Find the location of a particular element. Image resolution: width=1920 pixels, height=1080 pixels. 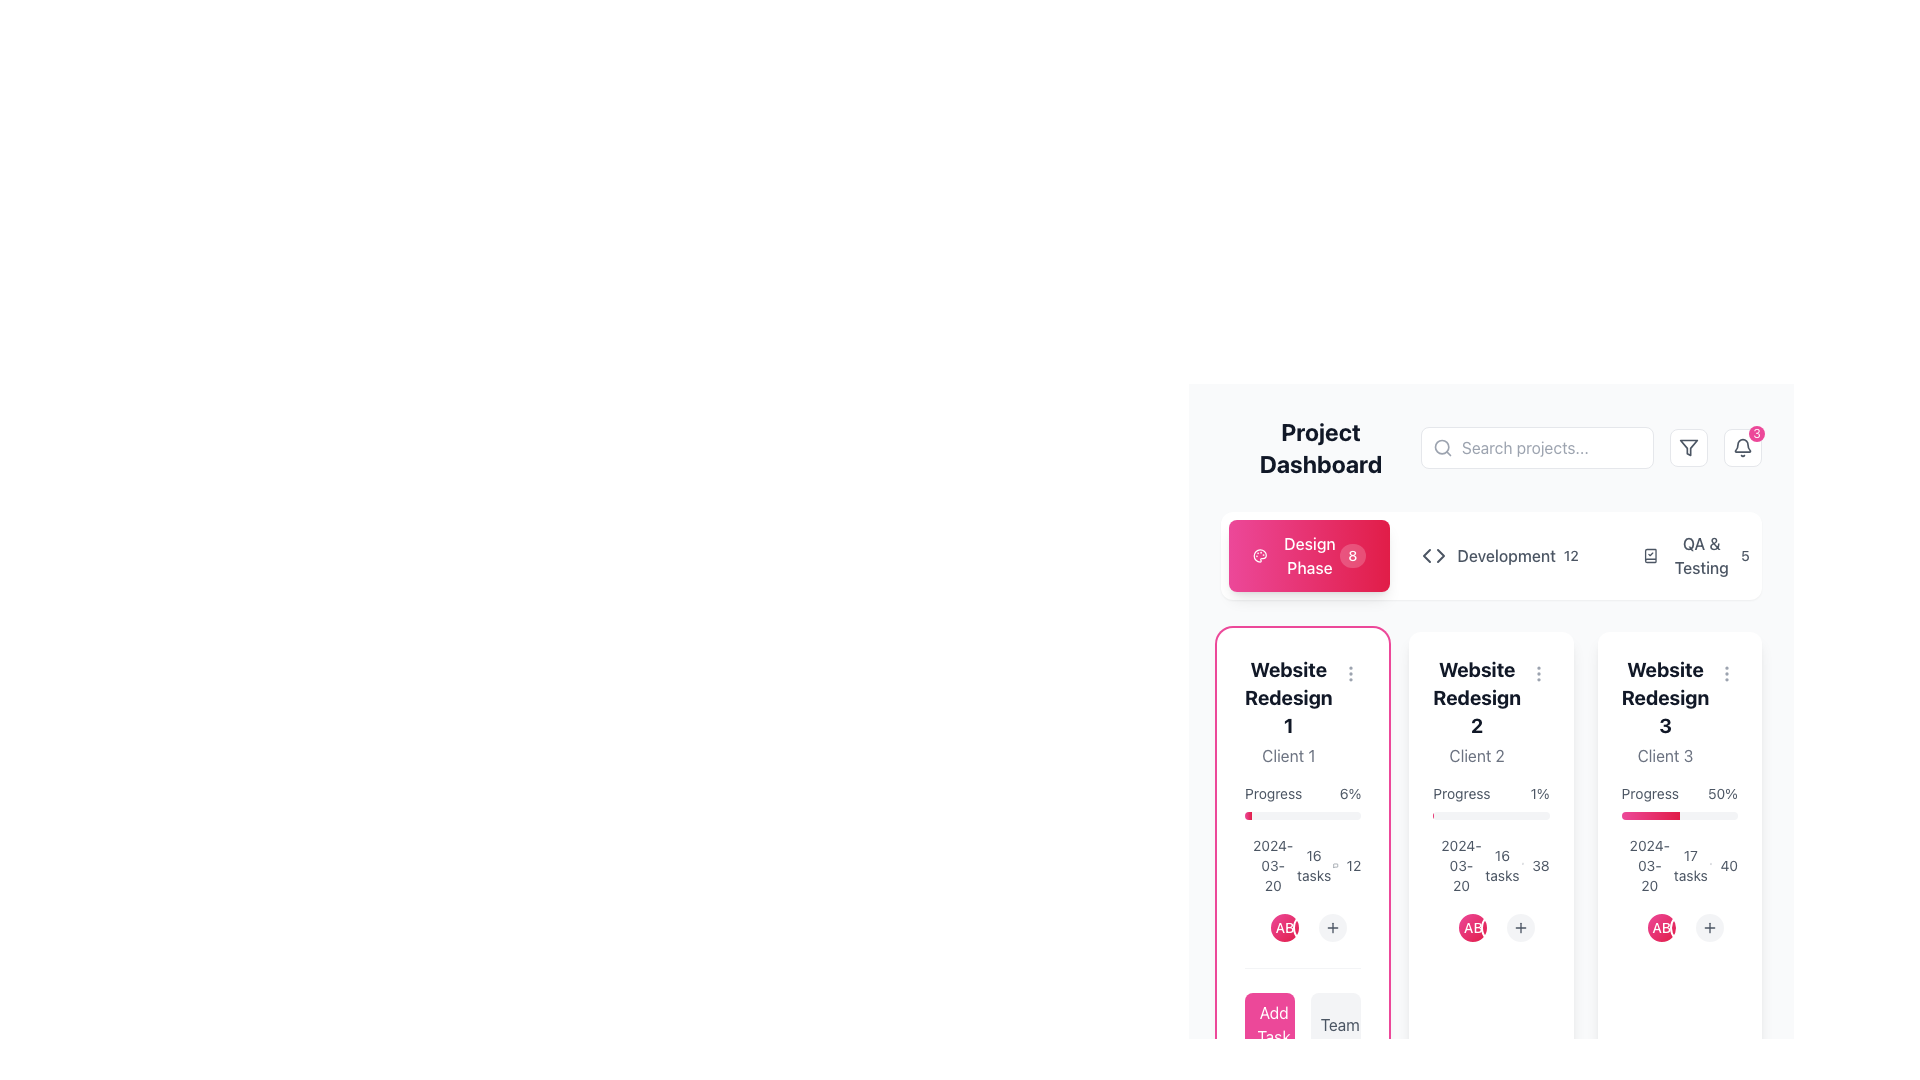

text information displayed in the Text Label showing '16 tasks', which is part of the card labeled 'Website Redesign 1', positioned below a progress bar and next to the date '2024-03-20' is located at coordinates (1314, 865).